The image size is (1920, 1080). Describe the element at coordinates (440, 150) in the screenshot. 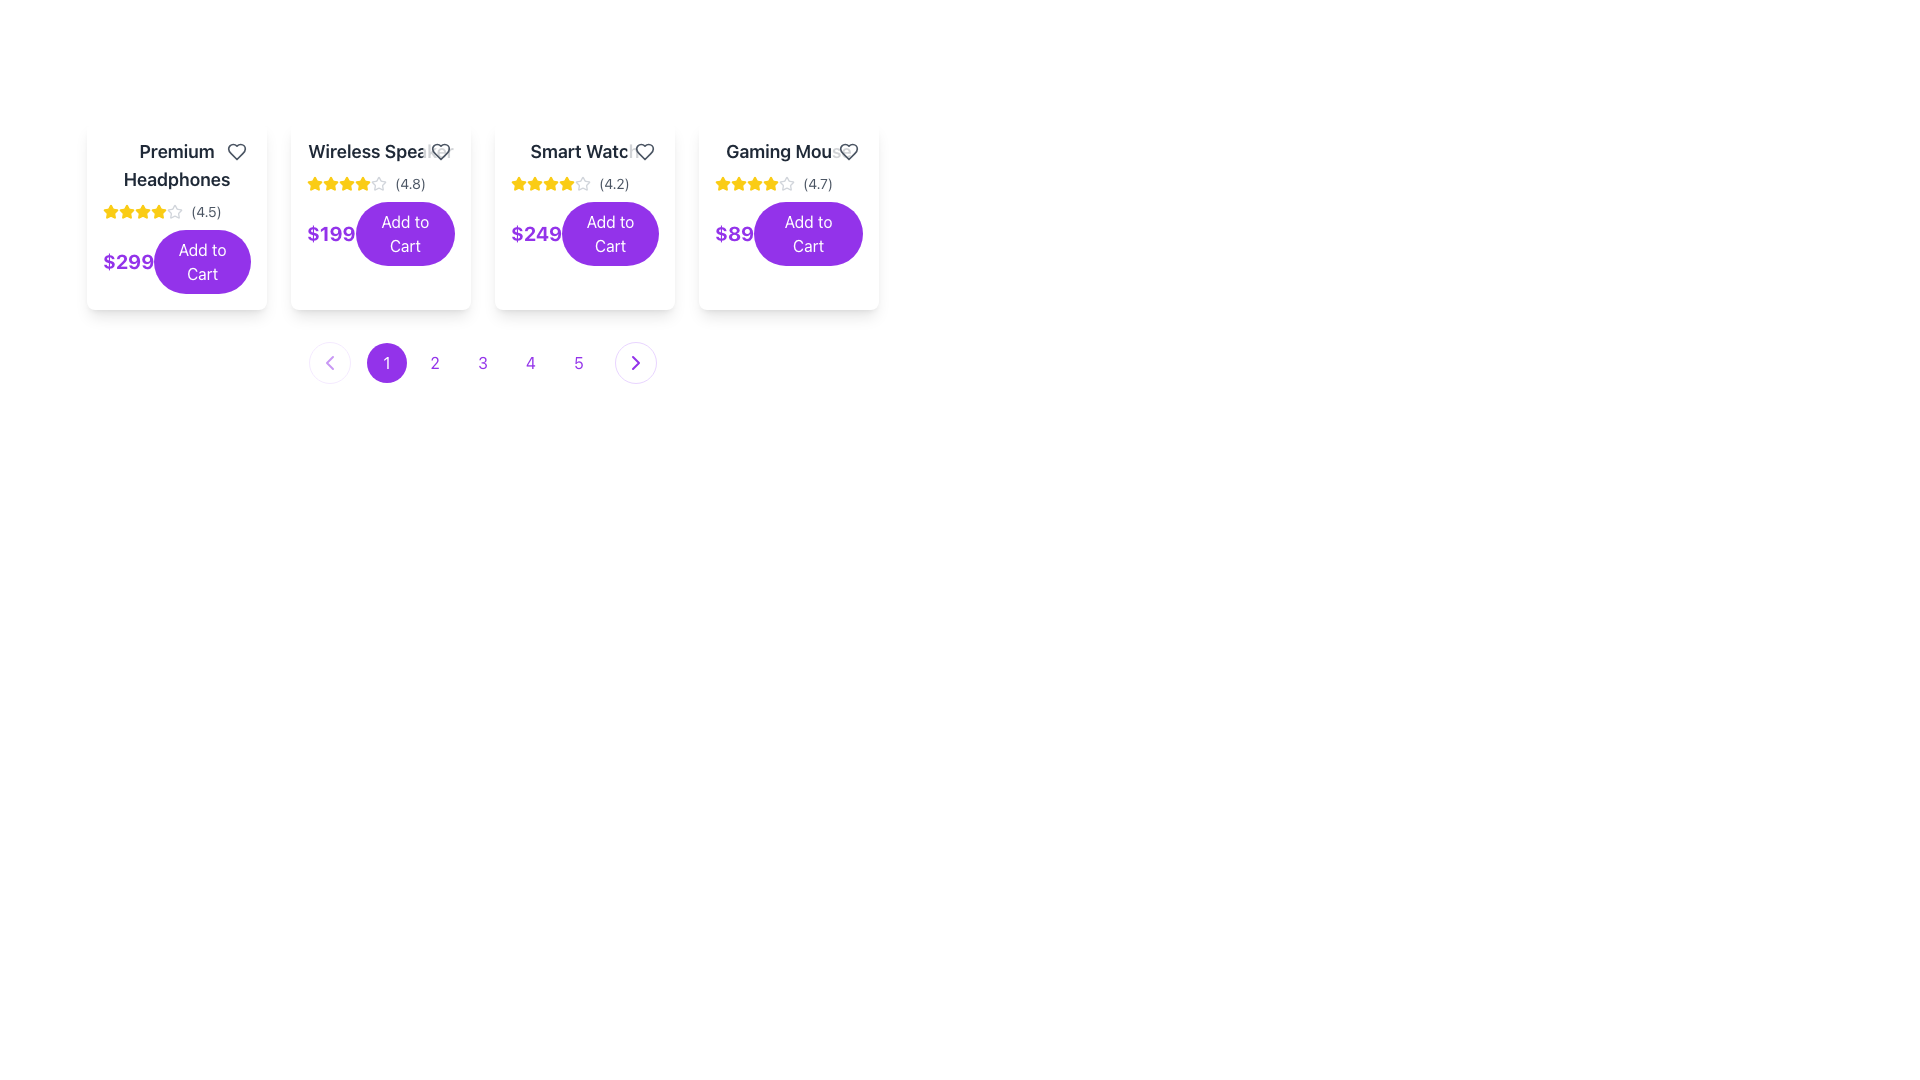

I see `the heart button located at the top-right corner of the 'Wireless Speaker' product card` at that location.